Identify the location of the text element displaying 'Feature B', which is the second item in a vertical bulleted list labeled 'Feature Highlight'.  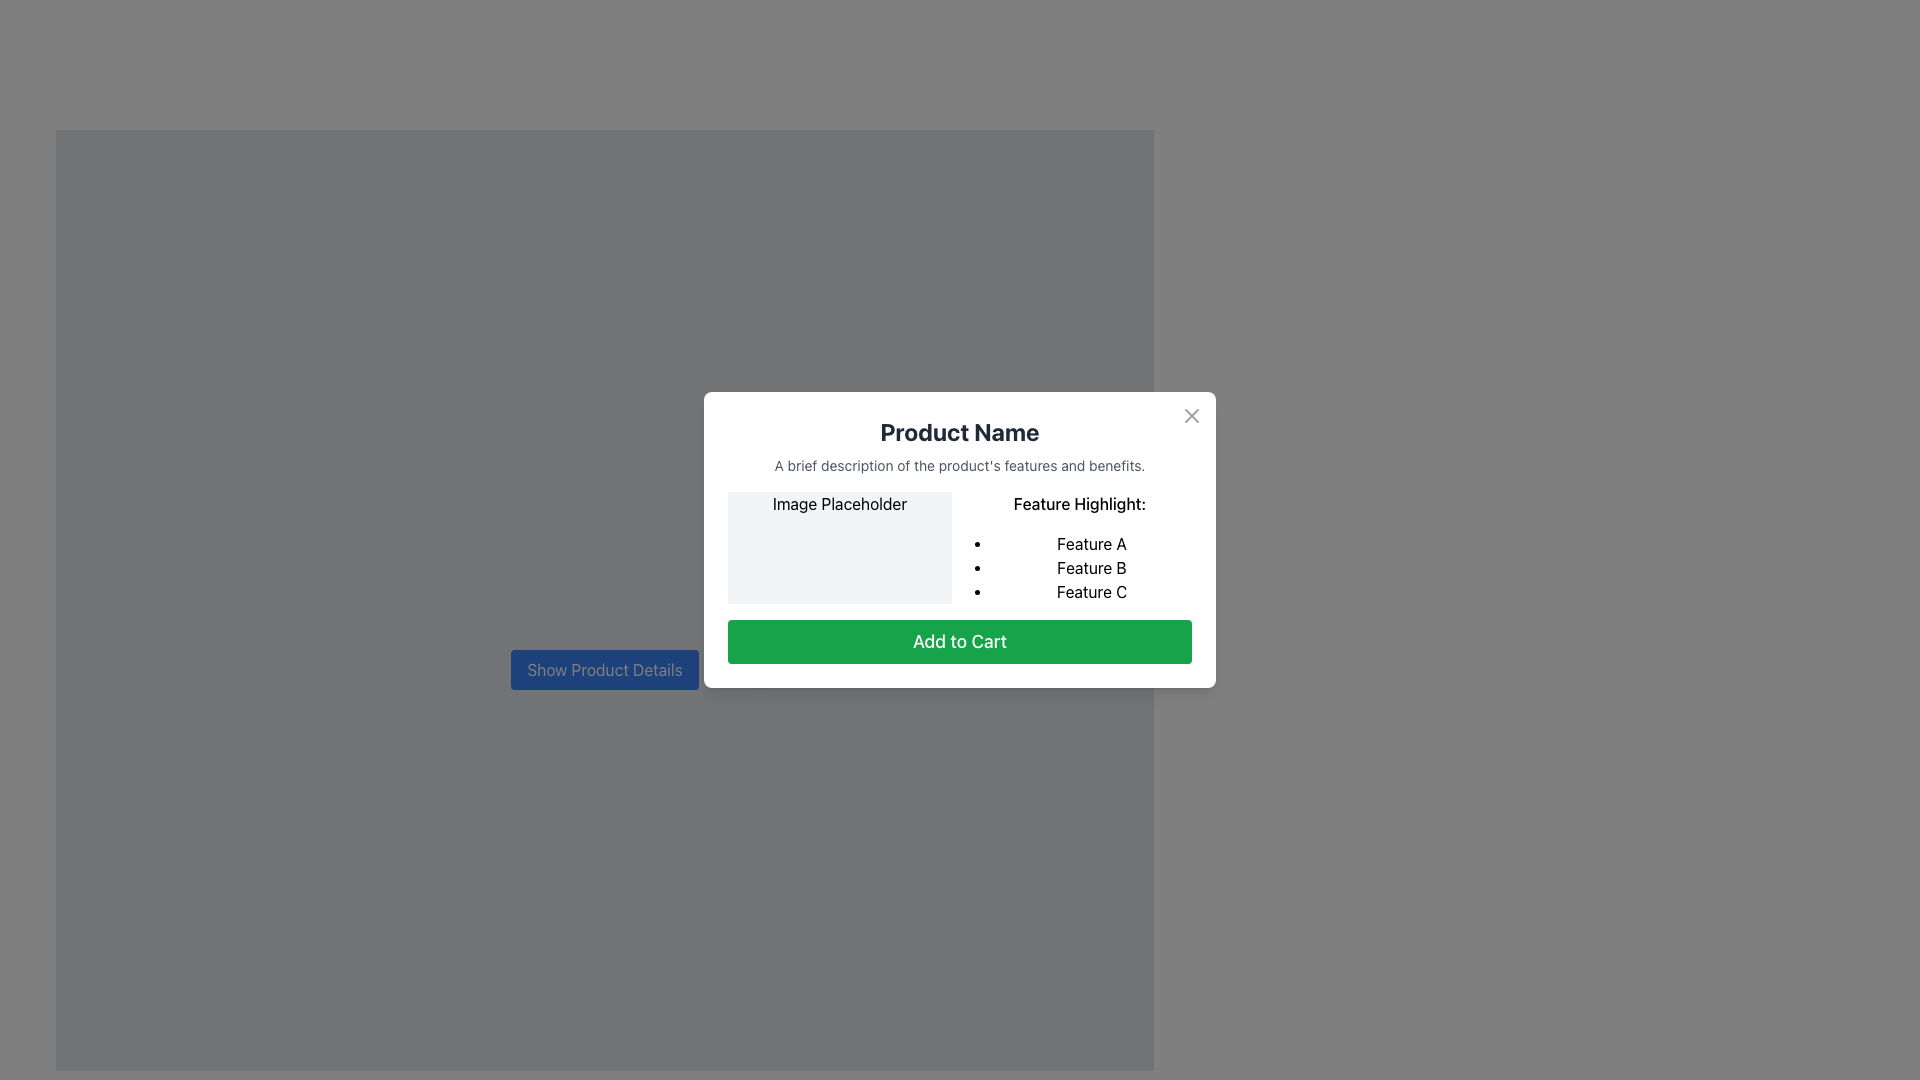
(1090, 567).